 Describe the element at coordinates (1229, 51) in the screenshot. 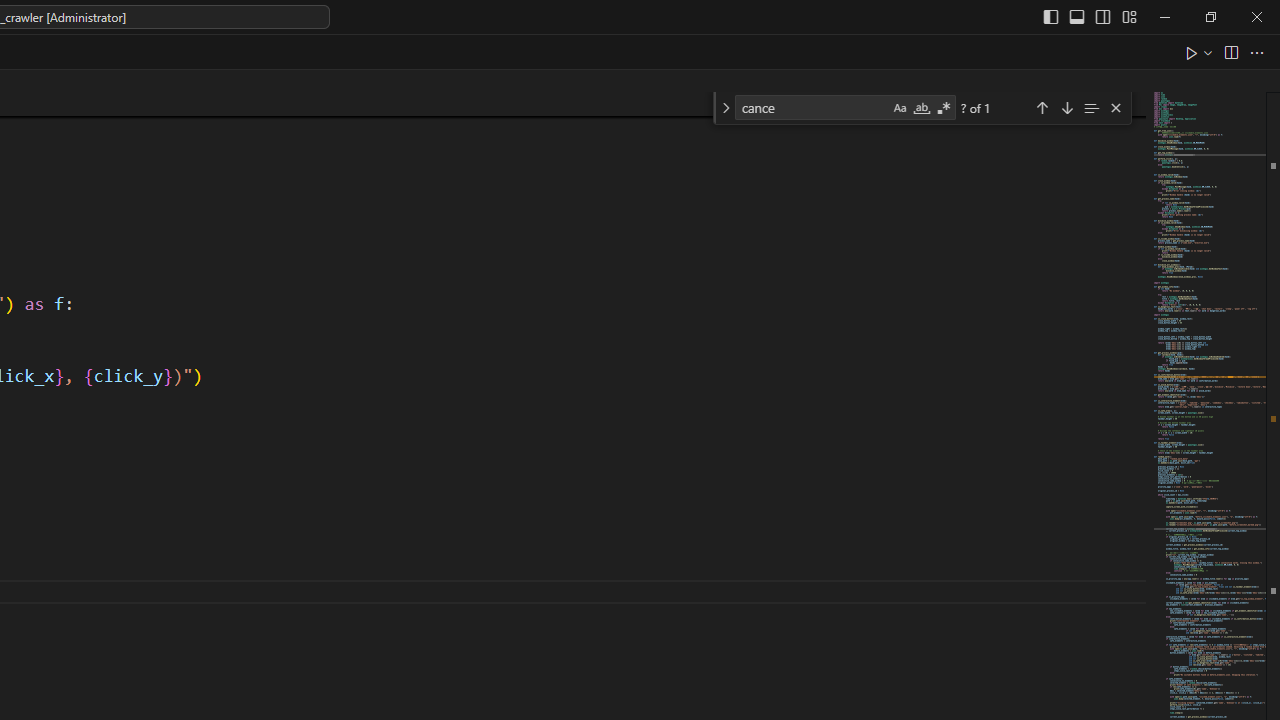

I see `'Split Editor Right (Ctrl+\) [Alt] Split Editor Down'` at that location.